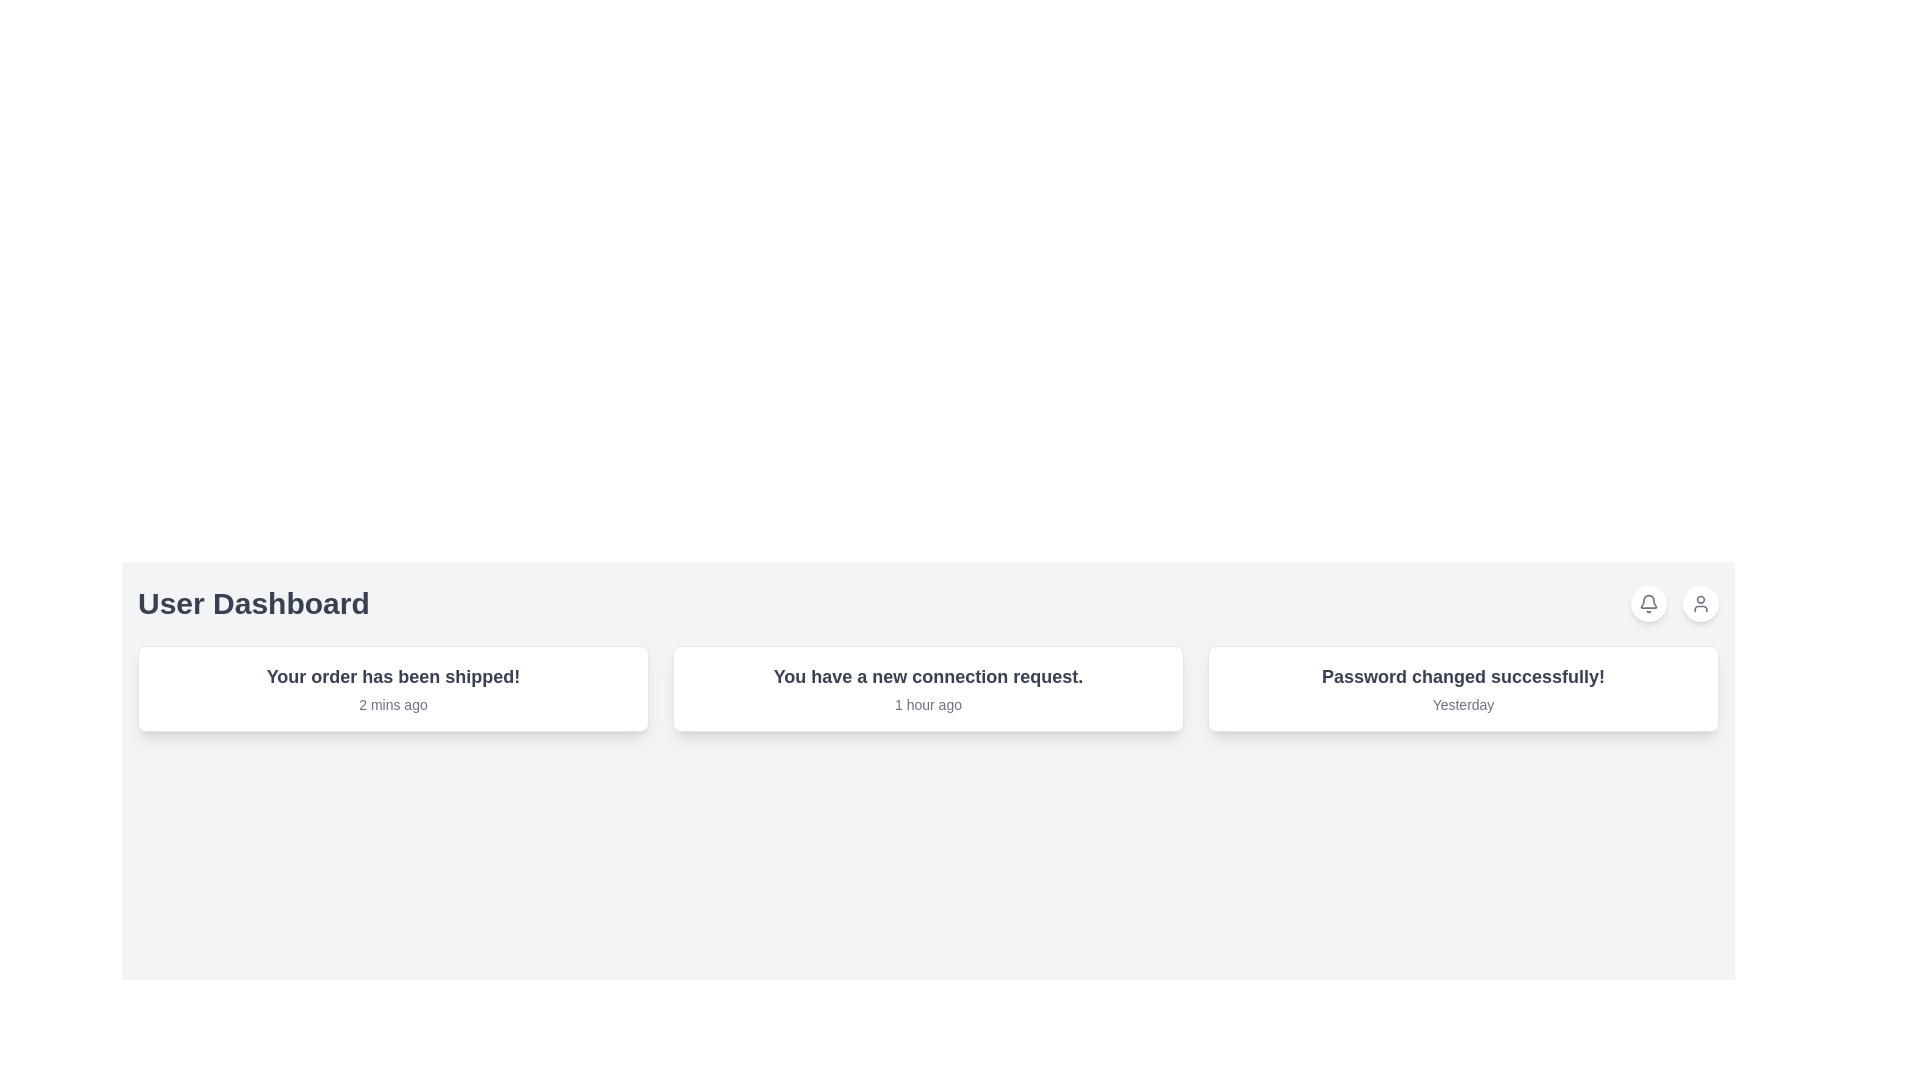 Image resolution: width=1920 pixels, height=1080 pixels. What do you see at coordinates (1649, 603) in the screenshot?
I see `the notification bell icon located in the top-right corner of the user interface` at bounding box center [1649, 603].